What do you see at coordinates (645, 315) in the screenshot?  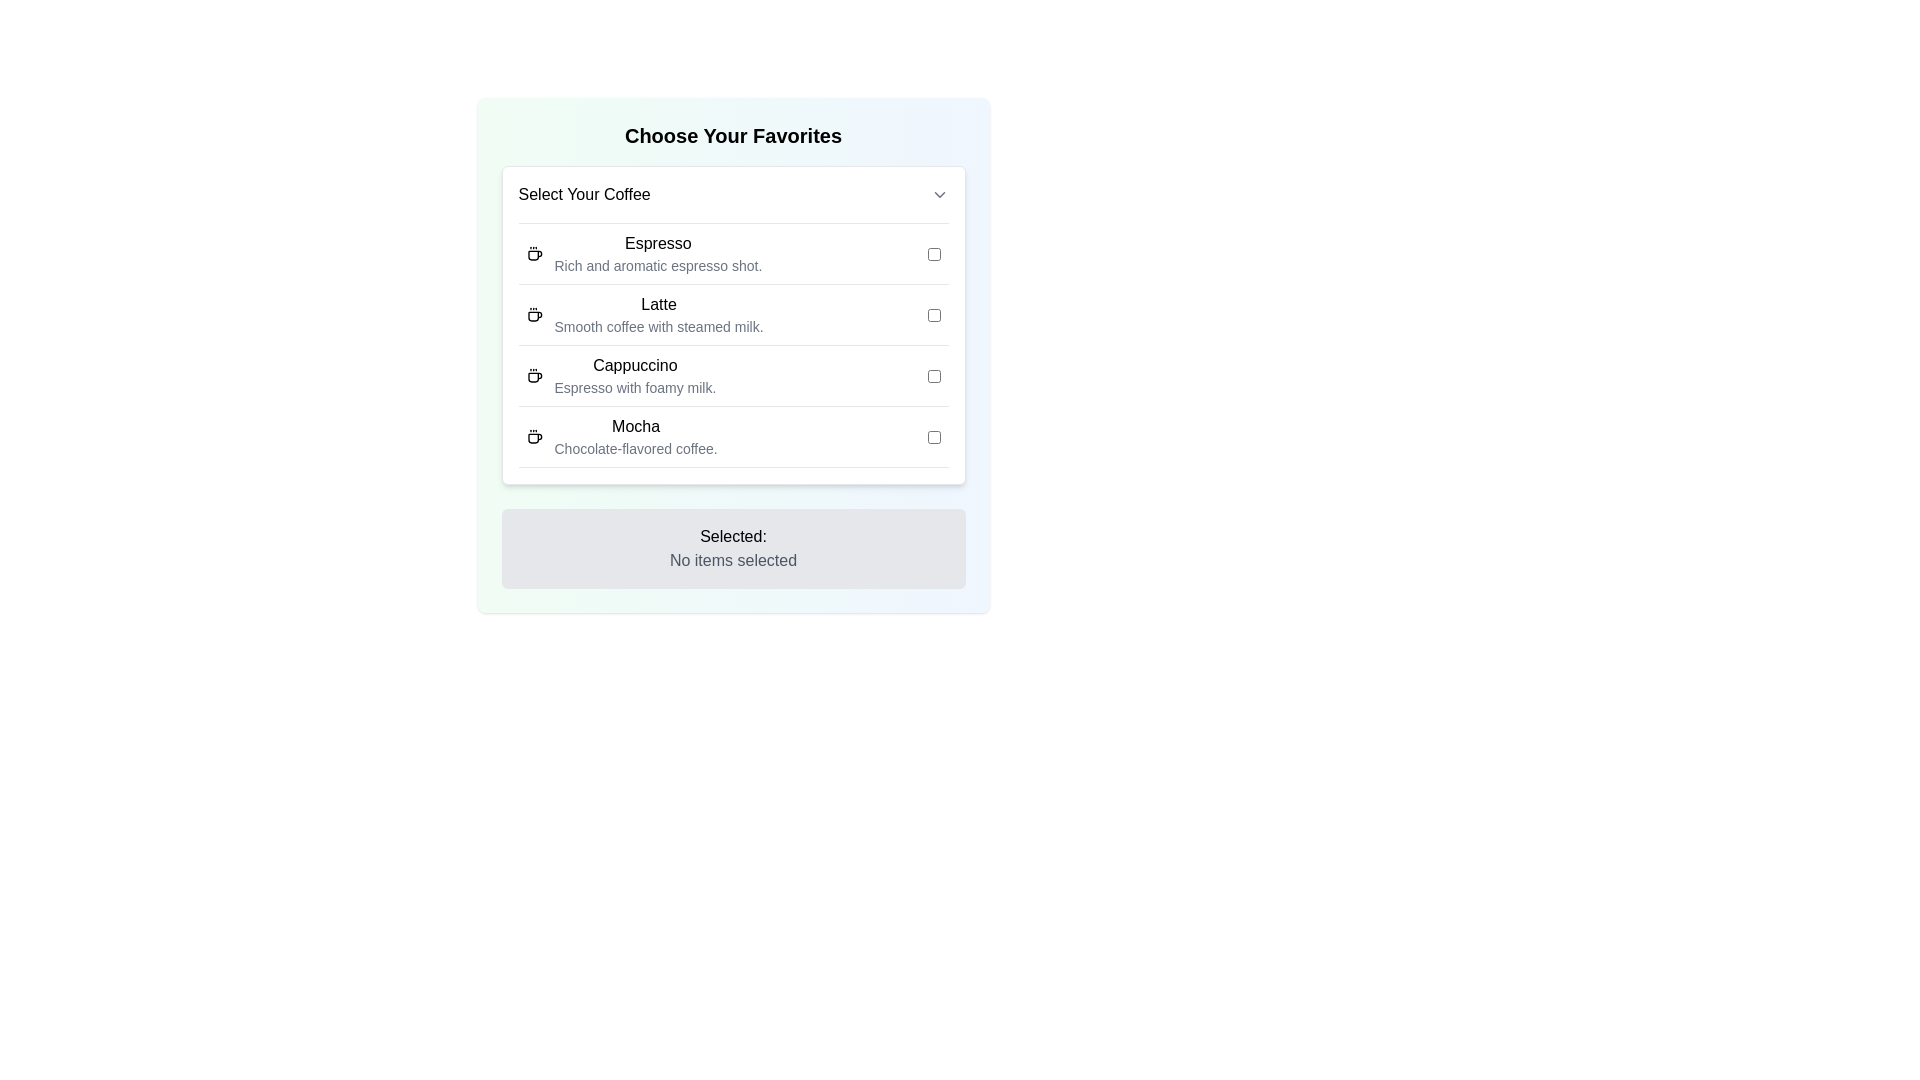 I see `informational text block displaying details about the 'Latte' coffee option, which includes the name in bold and a description beneath it` at bounding box center [645, 315].